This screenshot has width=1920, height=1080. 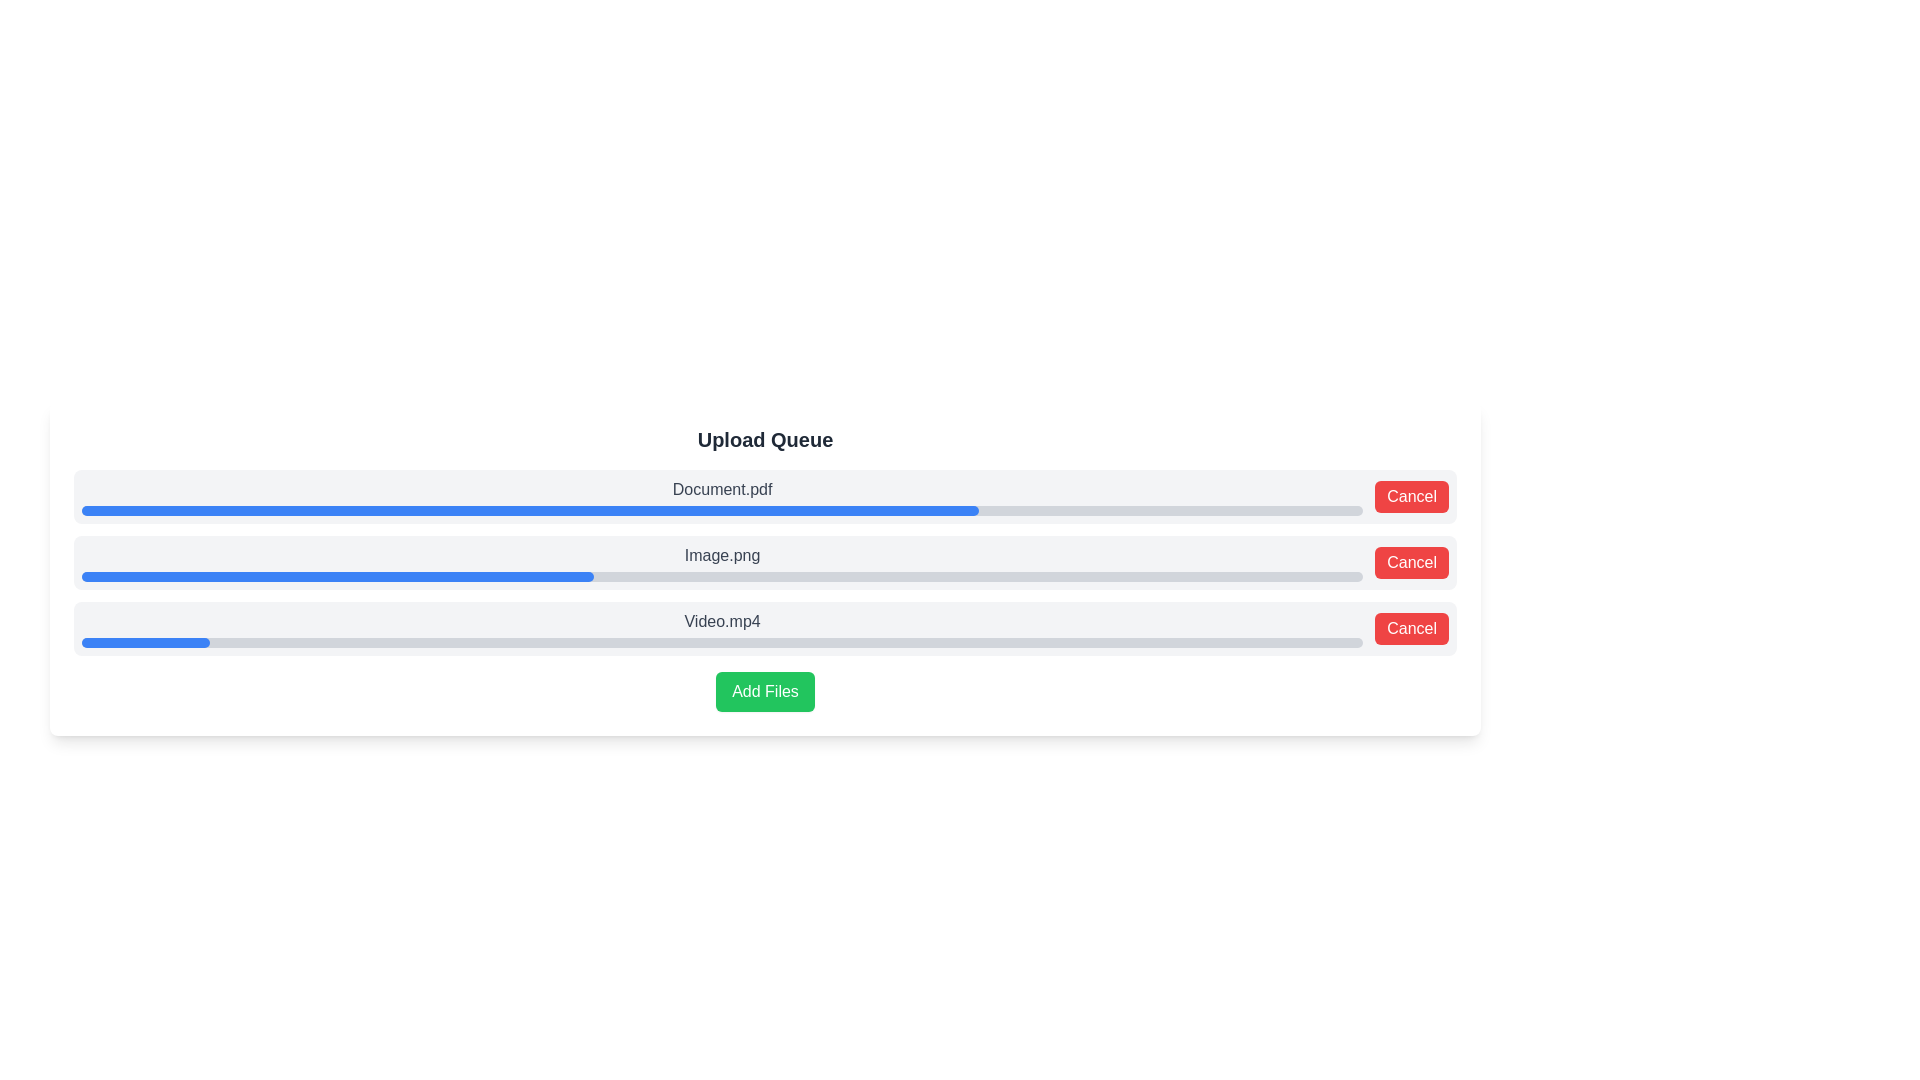 What do you see at coordinates (764, 496) in the screenshot?
I see `the progress bar of the first upload entry row in the queue` at bounding box center [764, 496].